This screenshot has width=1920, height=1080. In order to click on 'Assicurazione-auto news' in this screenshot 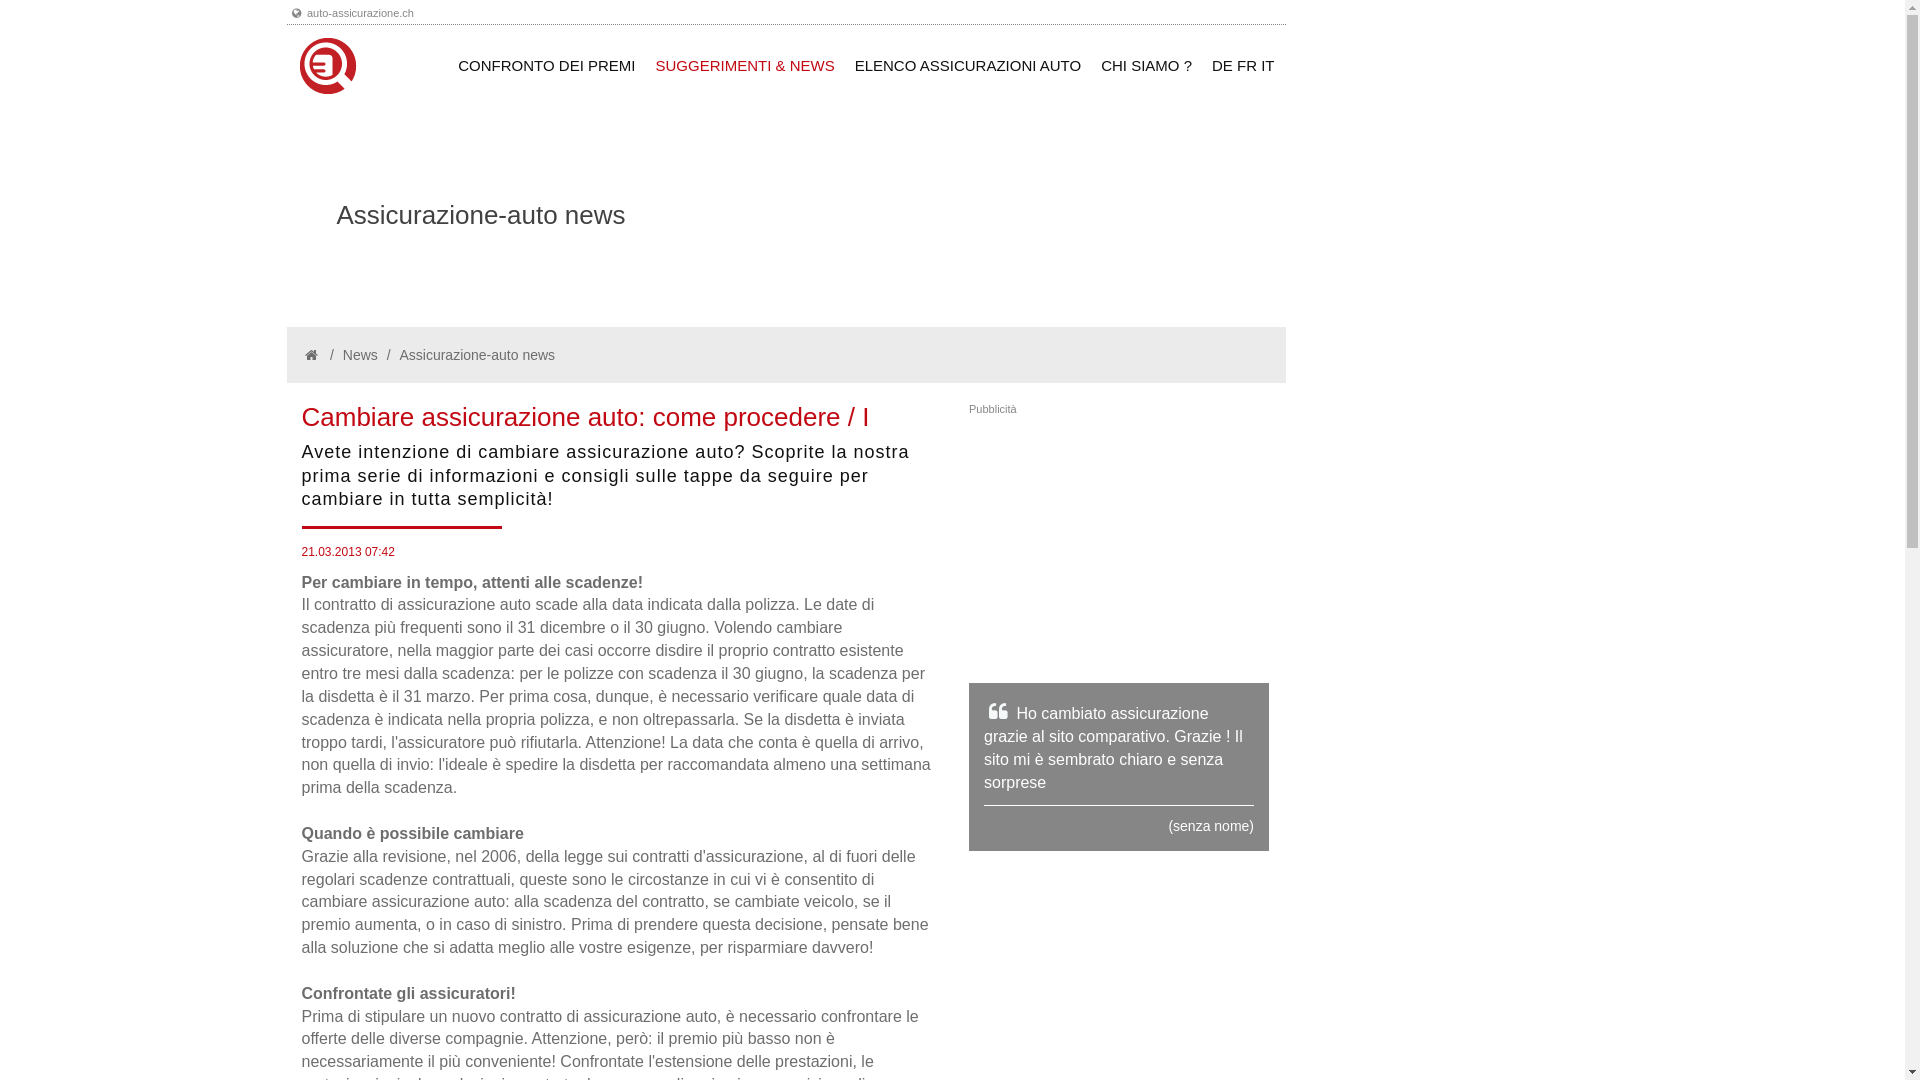, I will do `click(475, 353)`.